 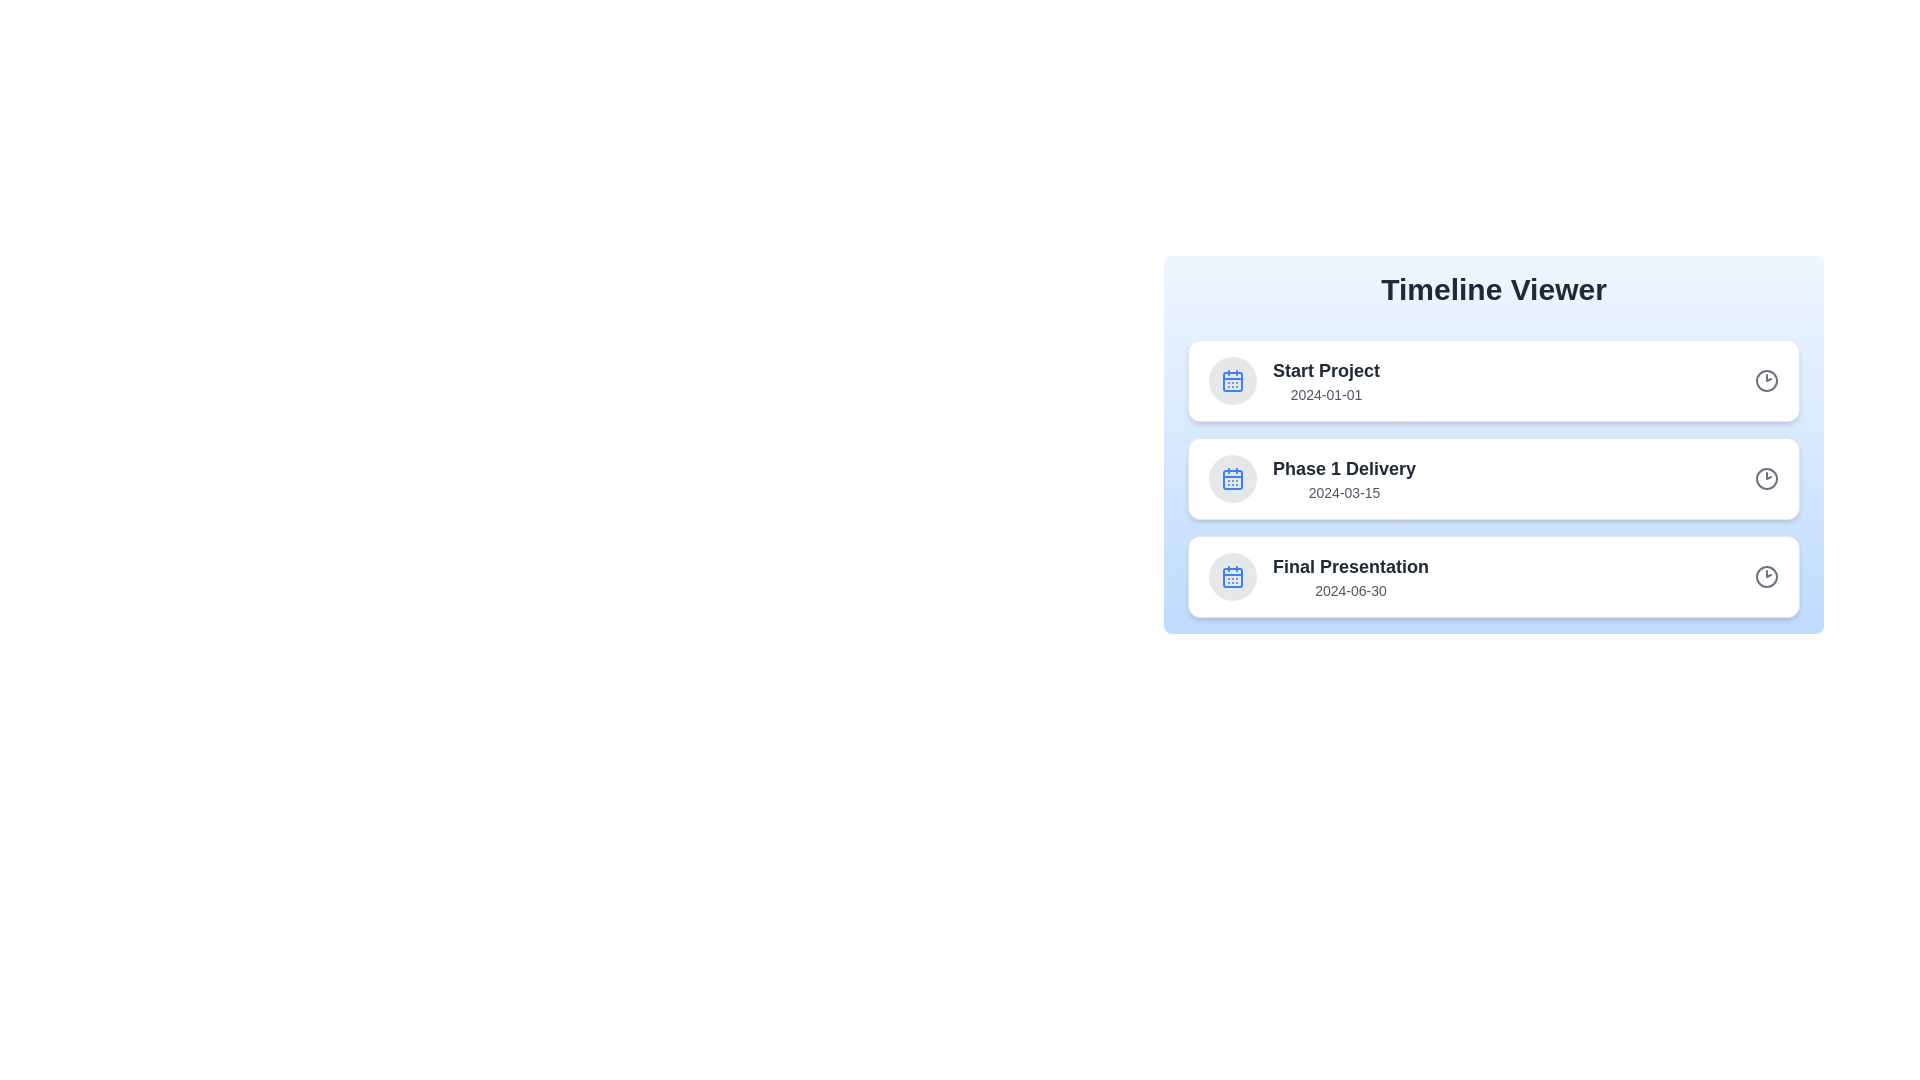 I want to click on the timeline event item titled 'Final Presentation' with the date '2024-06-30', which is the third item in the vertical list of events in the 'Timeline Viewer', so click(x=1319, y=577).